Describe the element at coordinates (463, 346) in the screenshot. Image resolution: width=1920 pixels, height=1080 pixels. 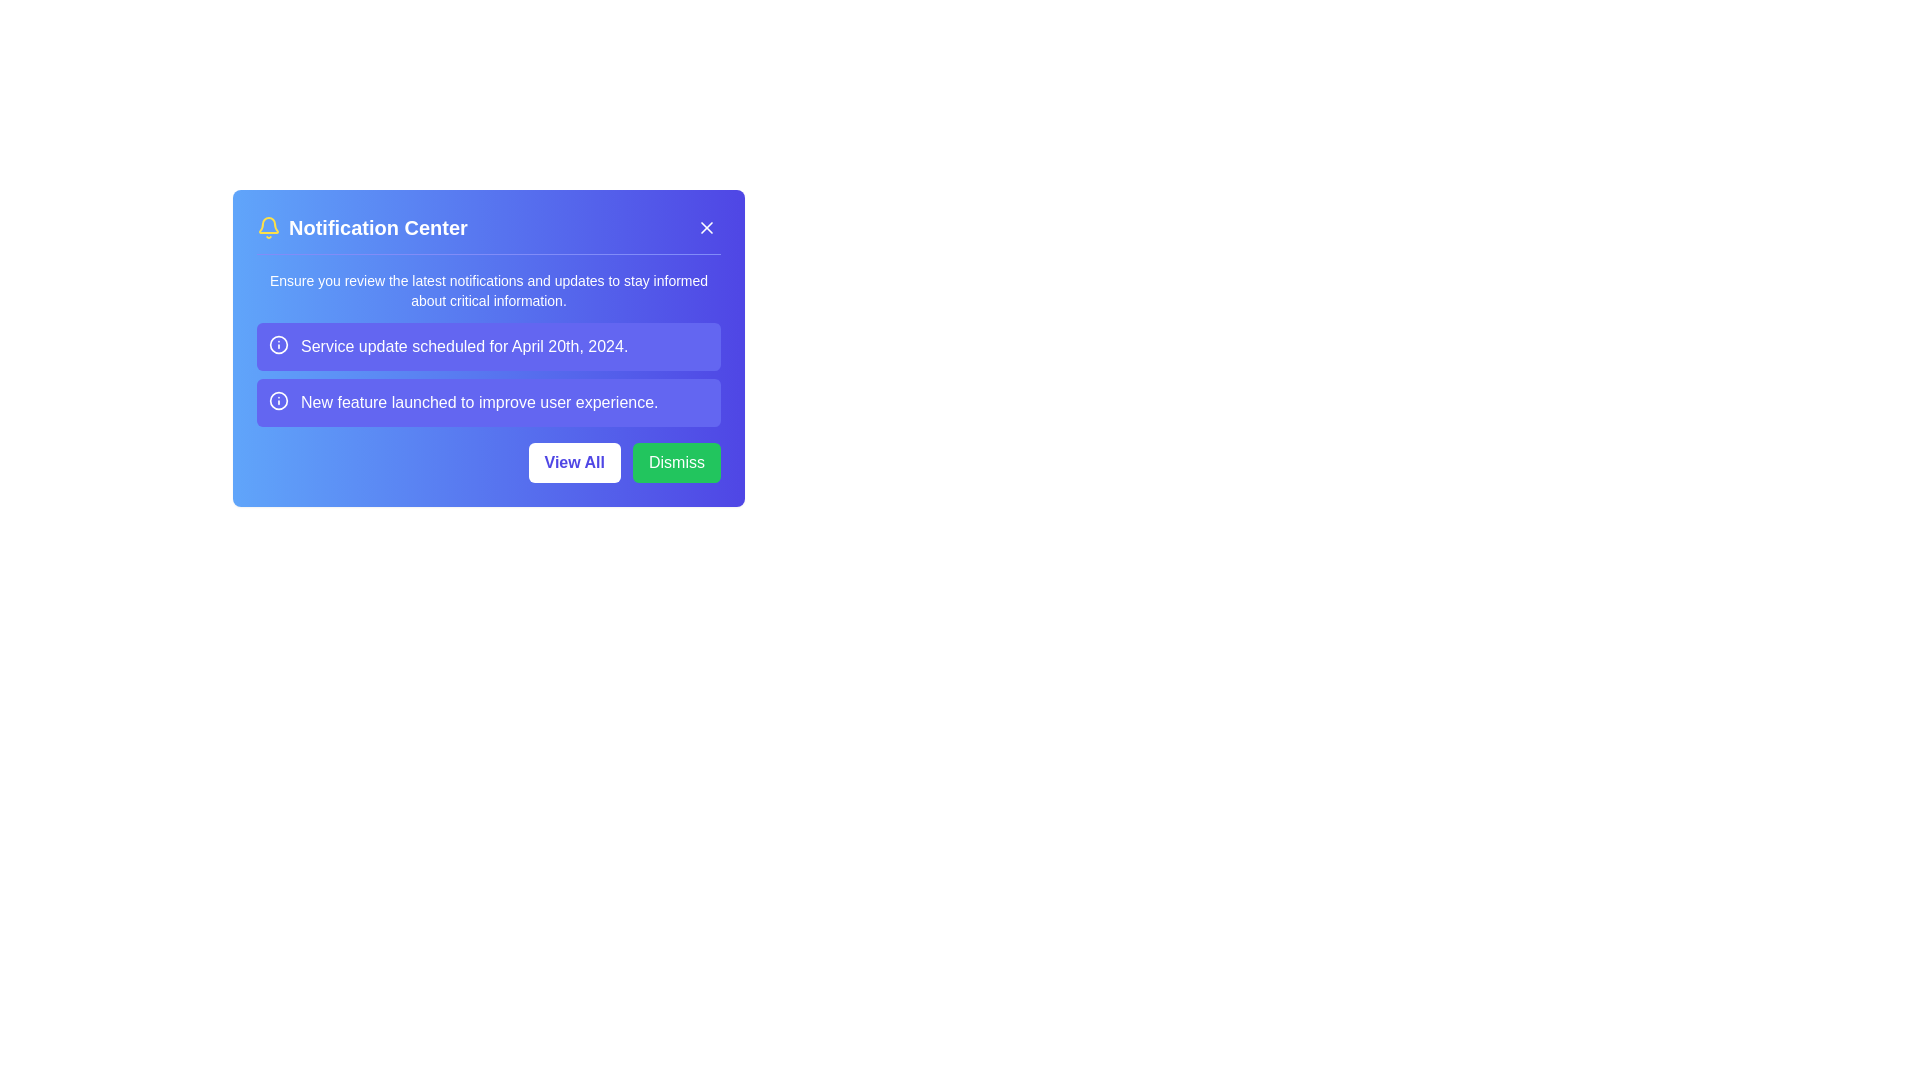
I see `the message label in the Notification Center that conveys information regarding a scheduled service update` at that location.